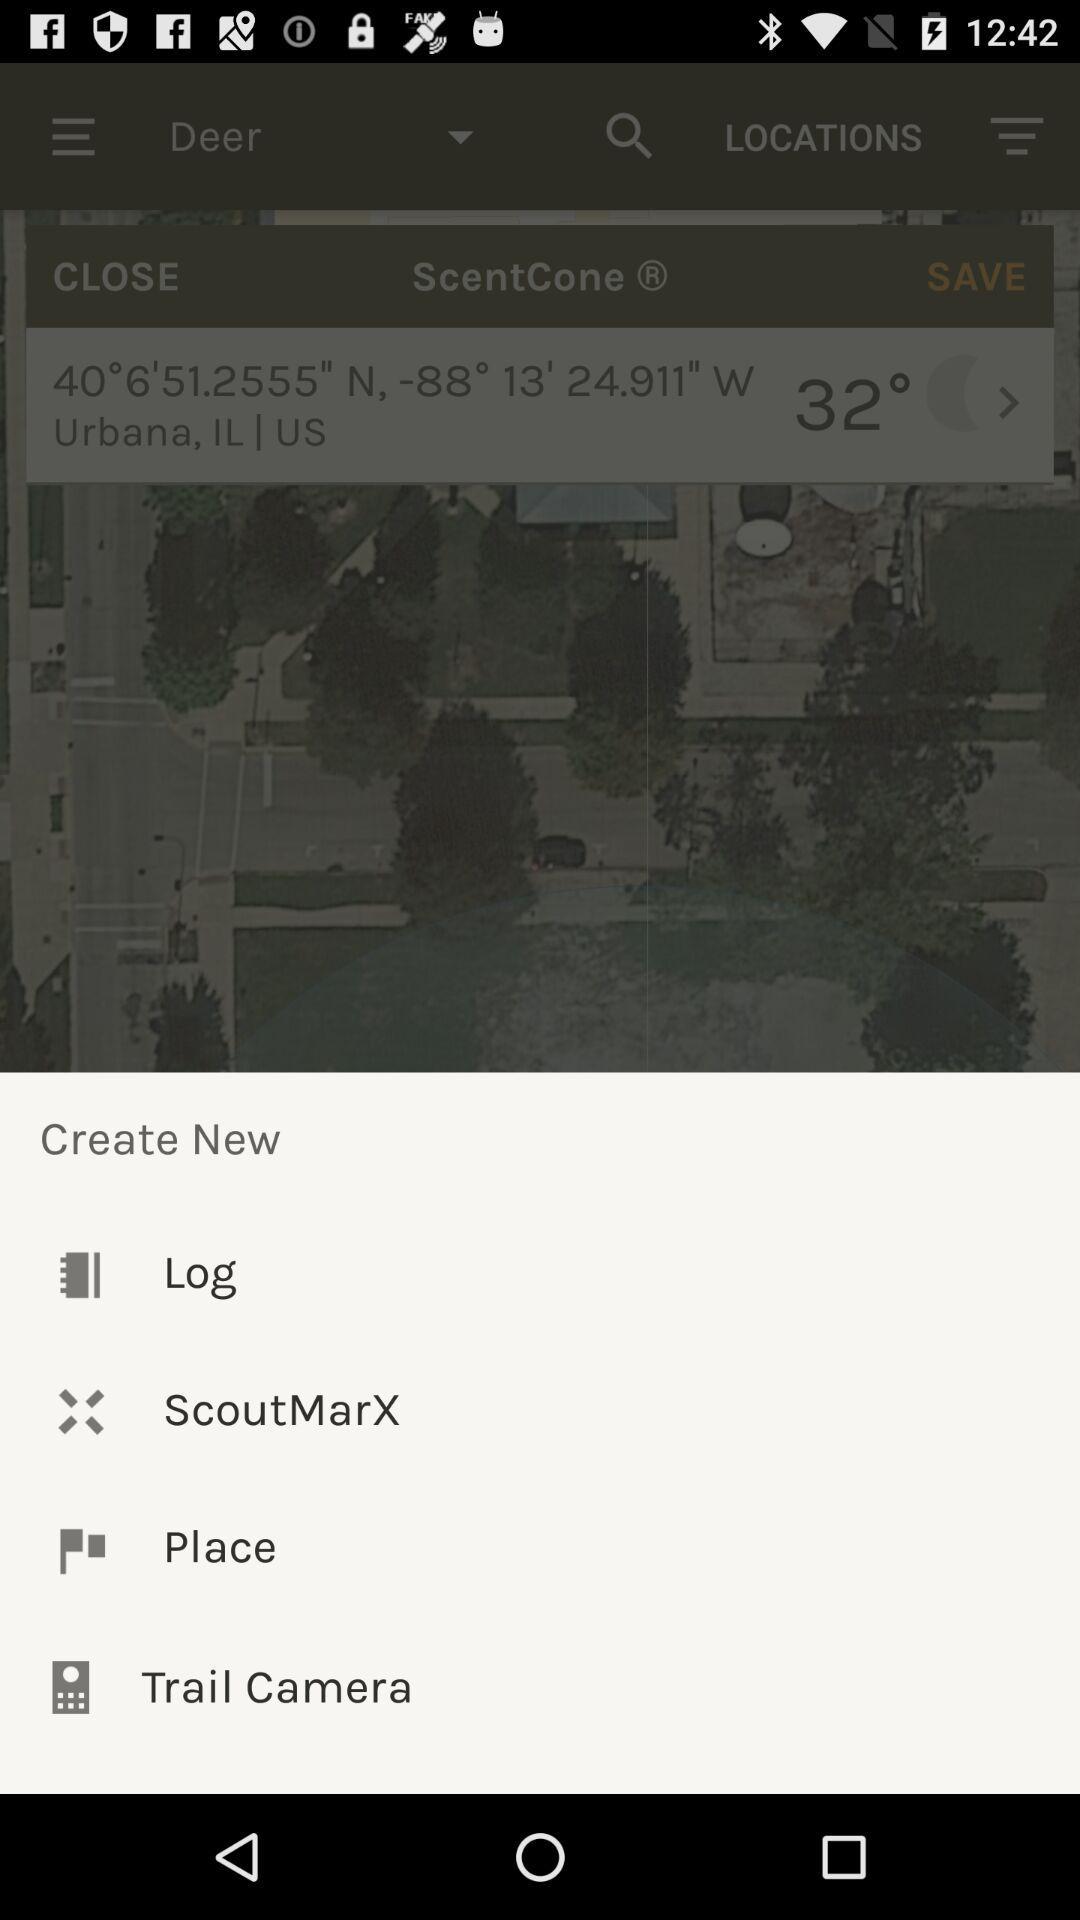  What do you see at coordinates (540, 1410) in the screenshot?
I see `the item above the place` at bounding box center [540, 1410].